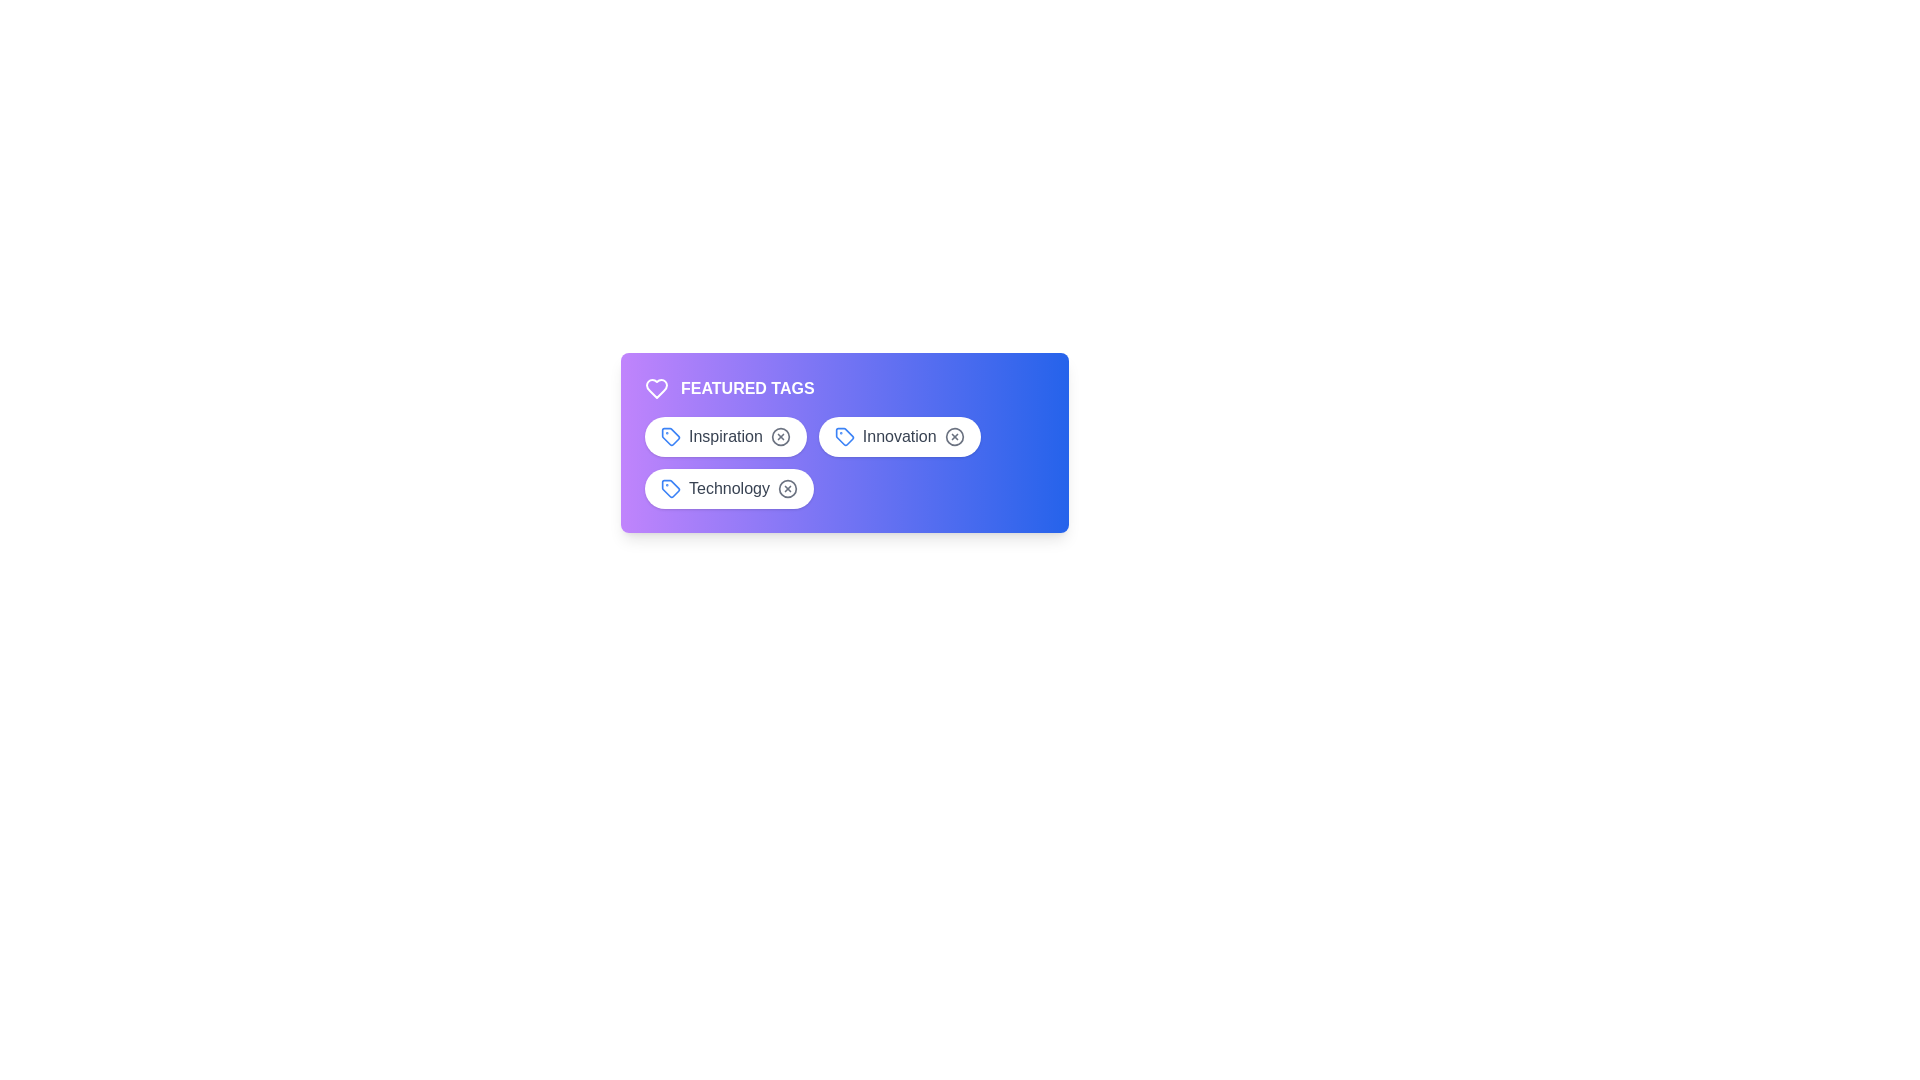 This screenshot has height=1080, width=1920. I want to click on the icon representing the 'Technology' category located to the left of the 'Technology' text label, so click(671, 489).